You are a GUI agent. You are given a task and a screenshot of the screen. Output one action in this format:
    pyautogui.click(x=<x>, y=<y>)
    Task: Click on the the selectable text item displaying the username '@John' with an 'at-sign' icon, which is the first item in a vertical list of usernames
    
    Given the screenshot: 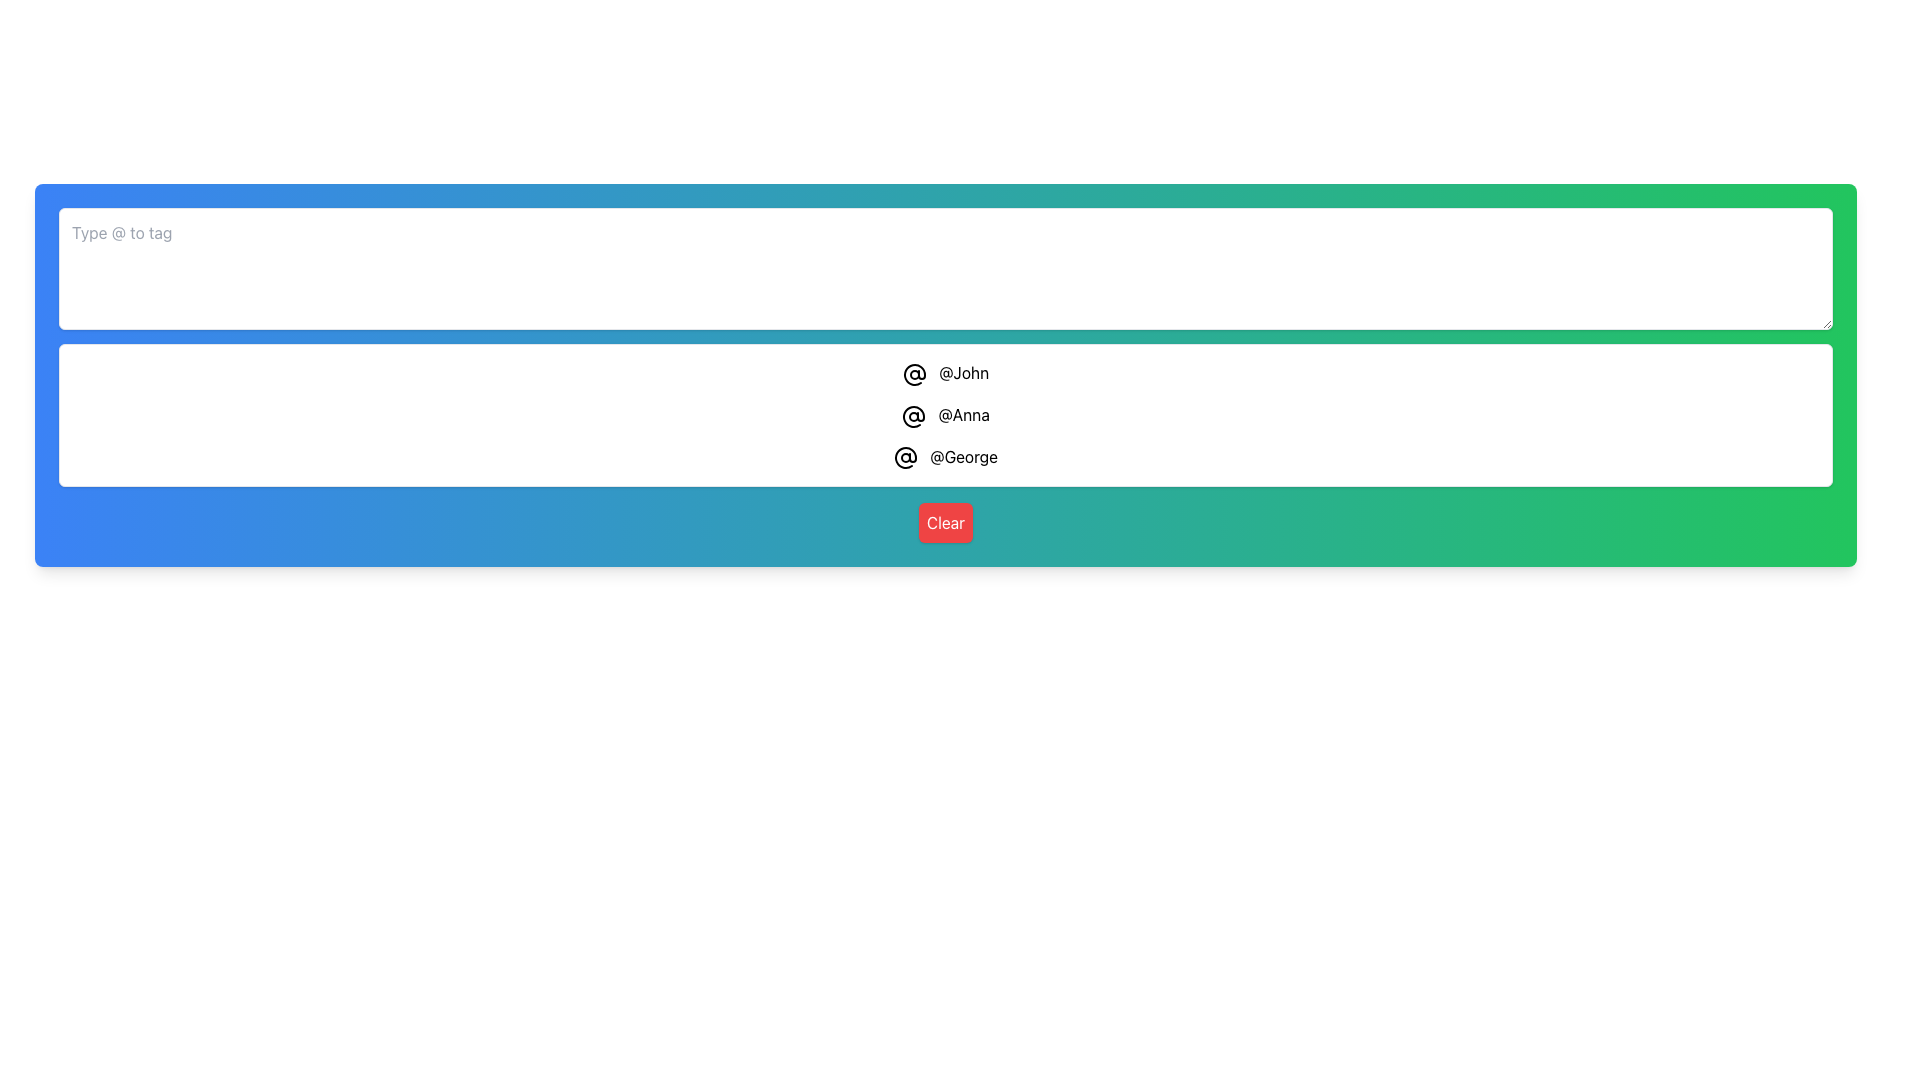 What is the action you would take?
    pyautogui.click(x=944, y=373)
    